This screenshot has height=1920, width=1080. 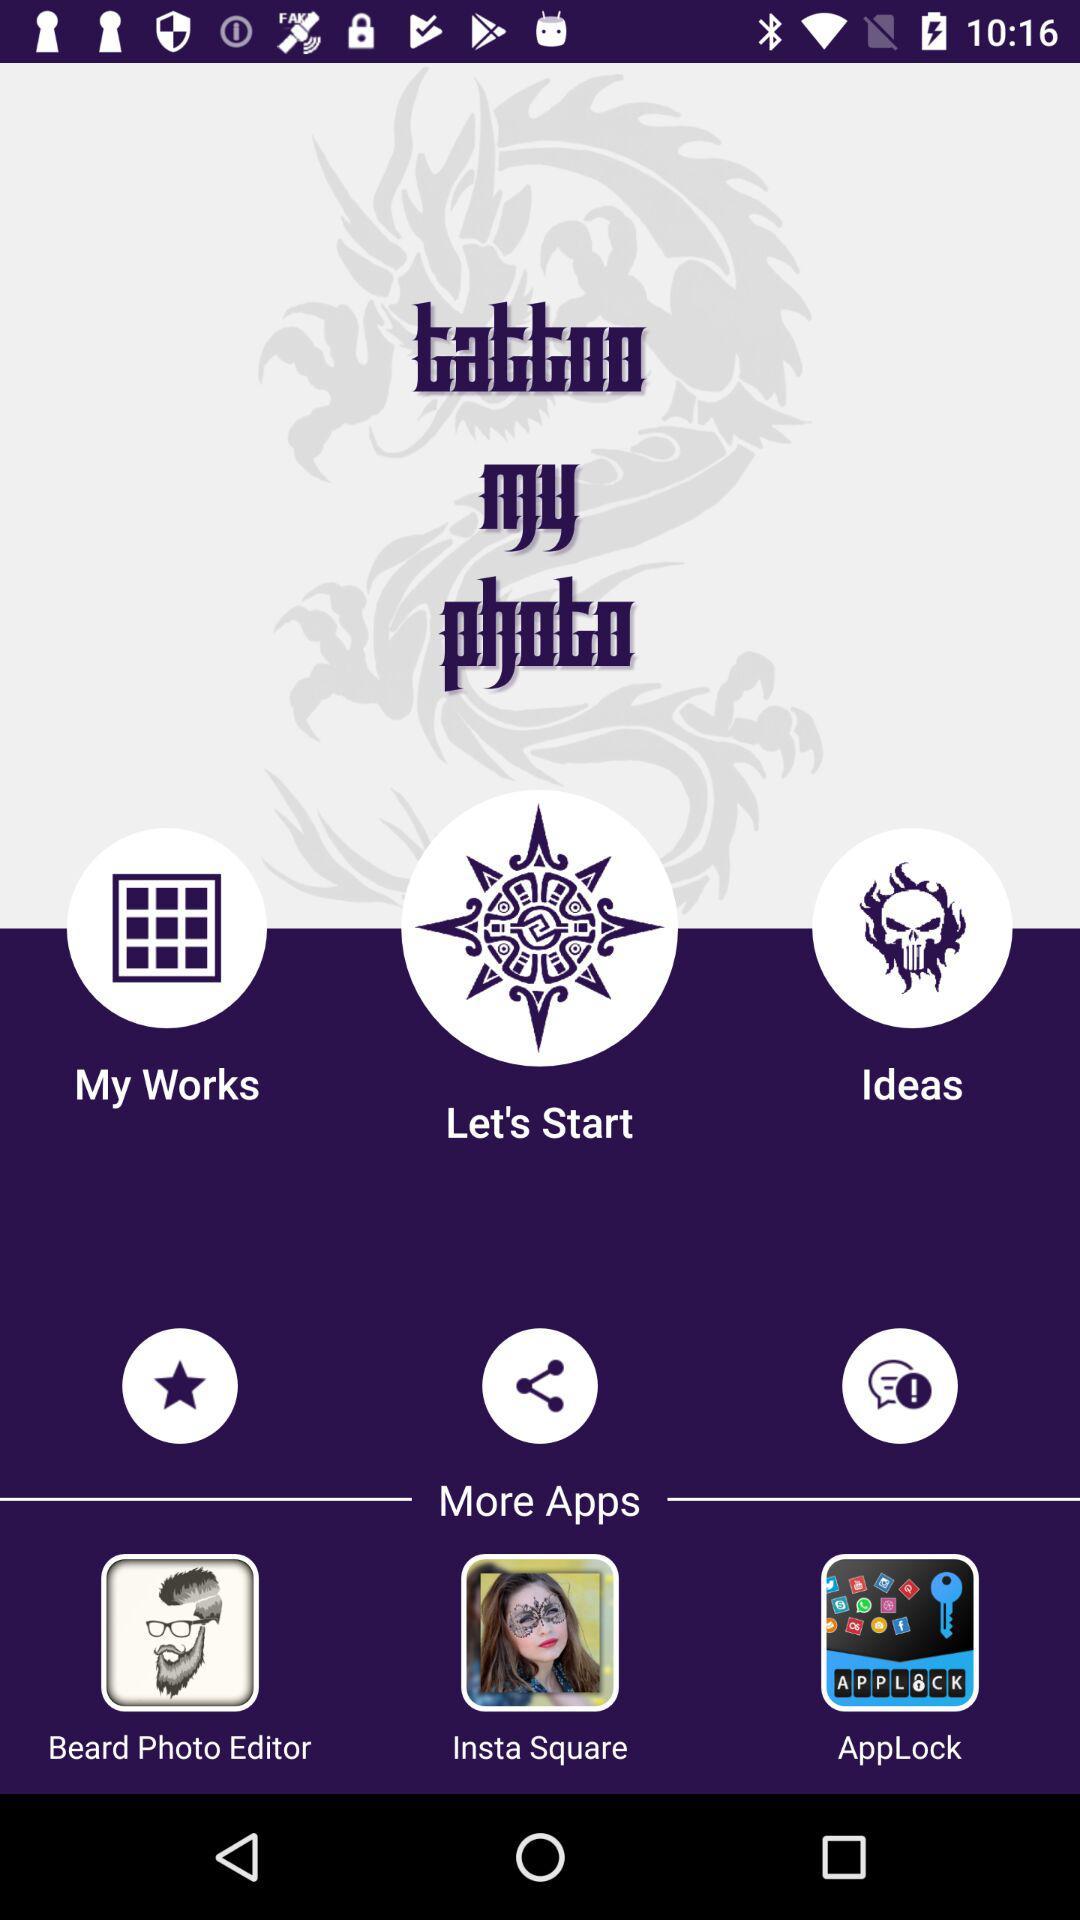 I want to click on open applock app, so click(x=898, y=1632).